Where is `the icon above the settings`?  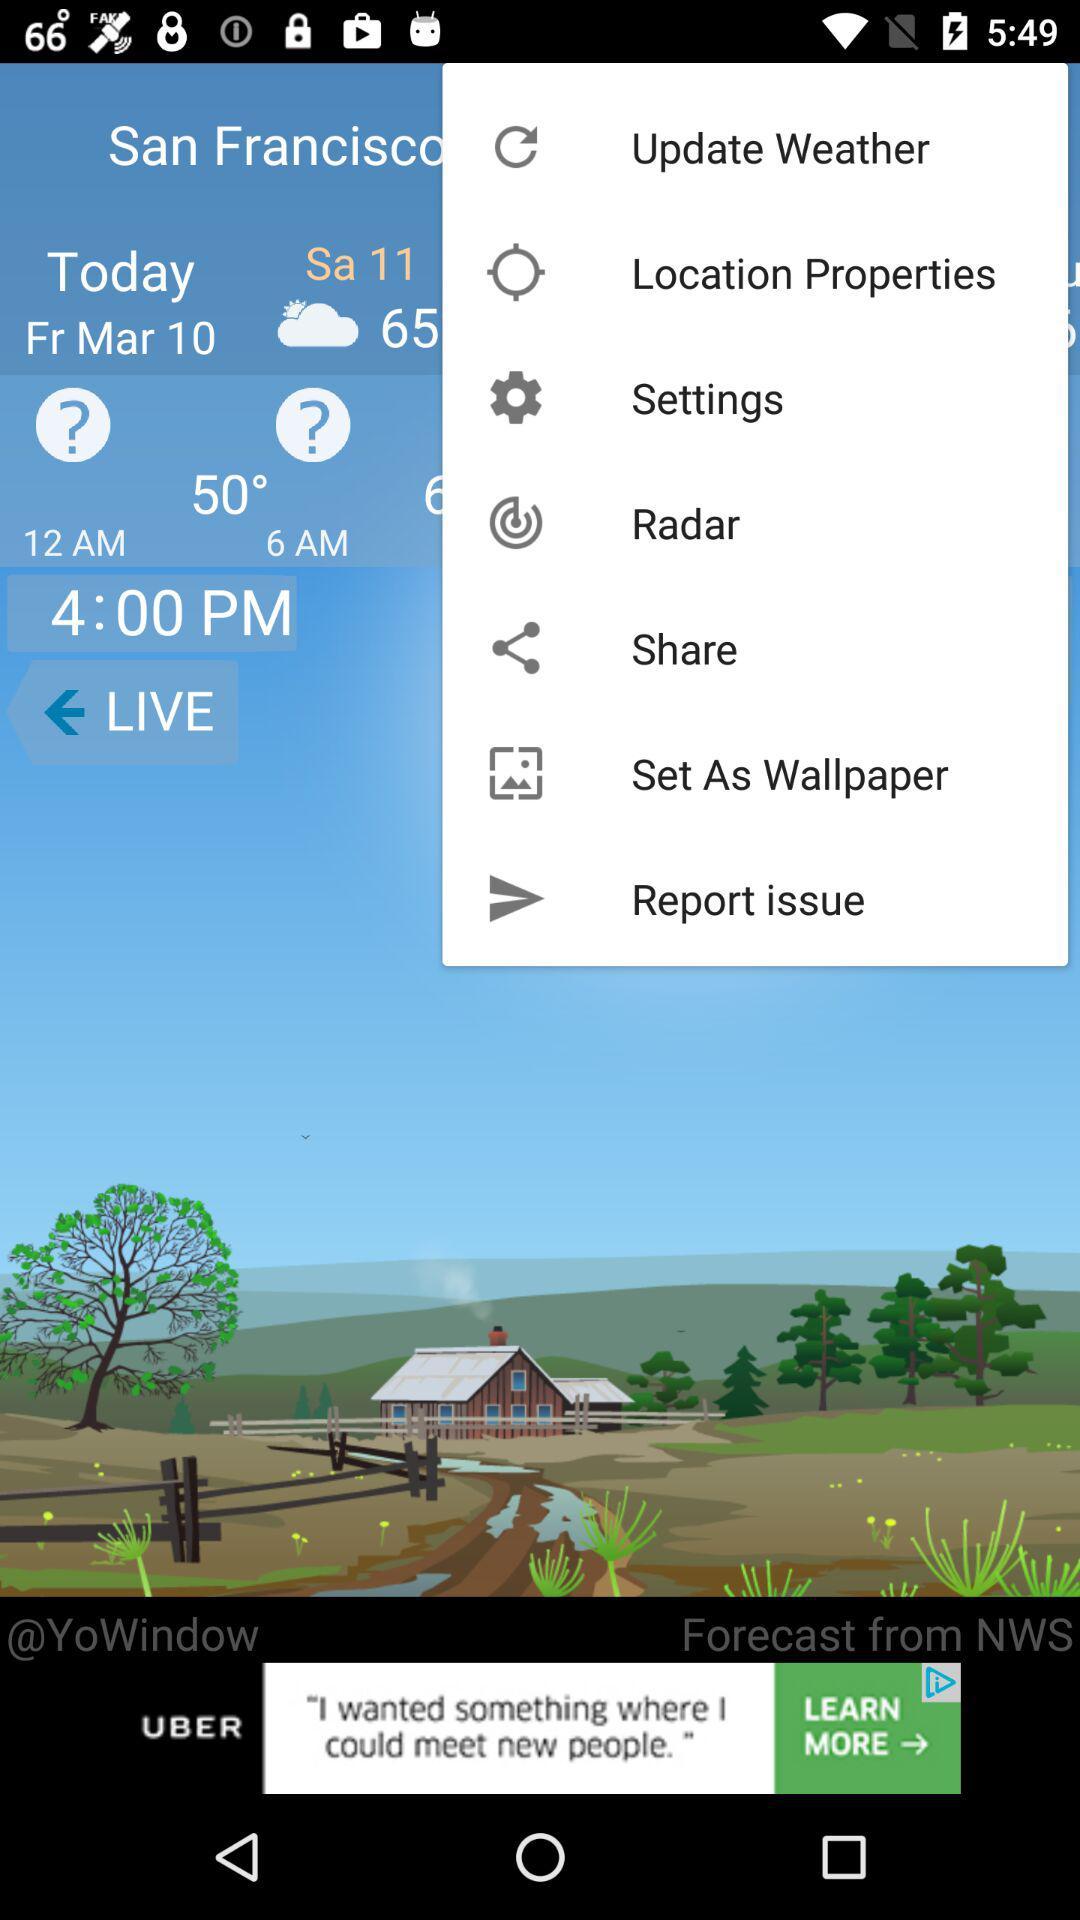
the icon above the settings is located at coordinates (814, 271).